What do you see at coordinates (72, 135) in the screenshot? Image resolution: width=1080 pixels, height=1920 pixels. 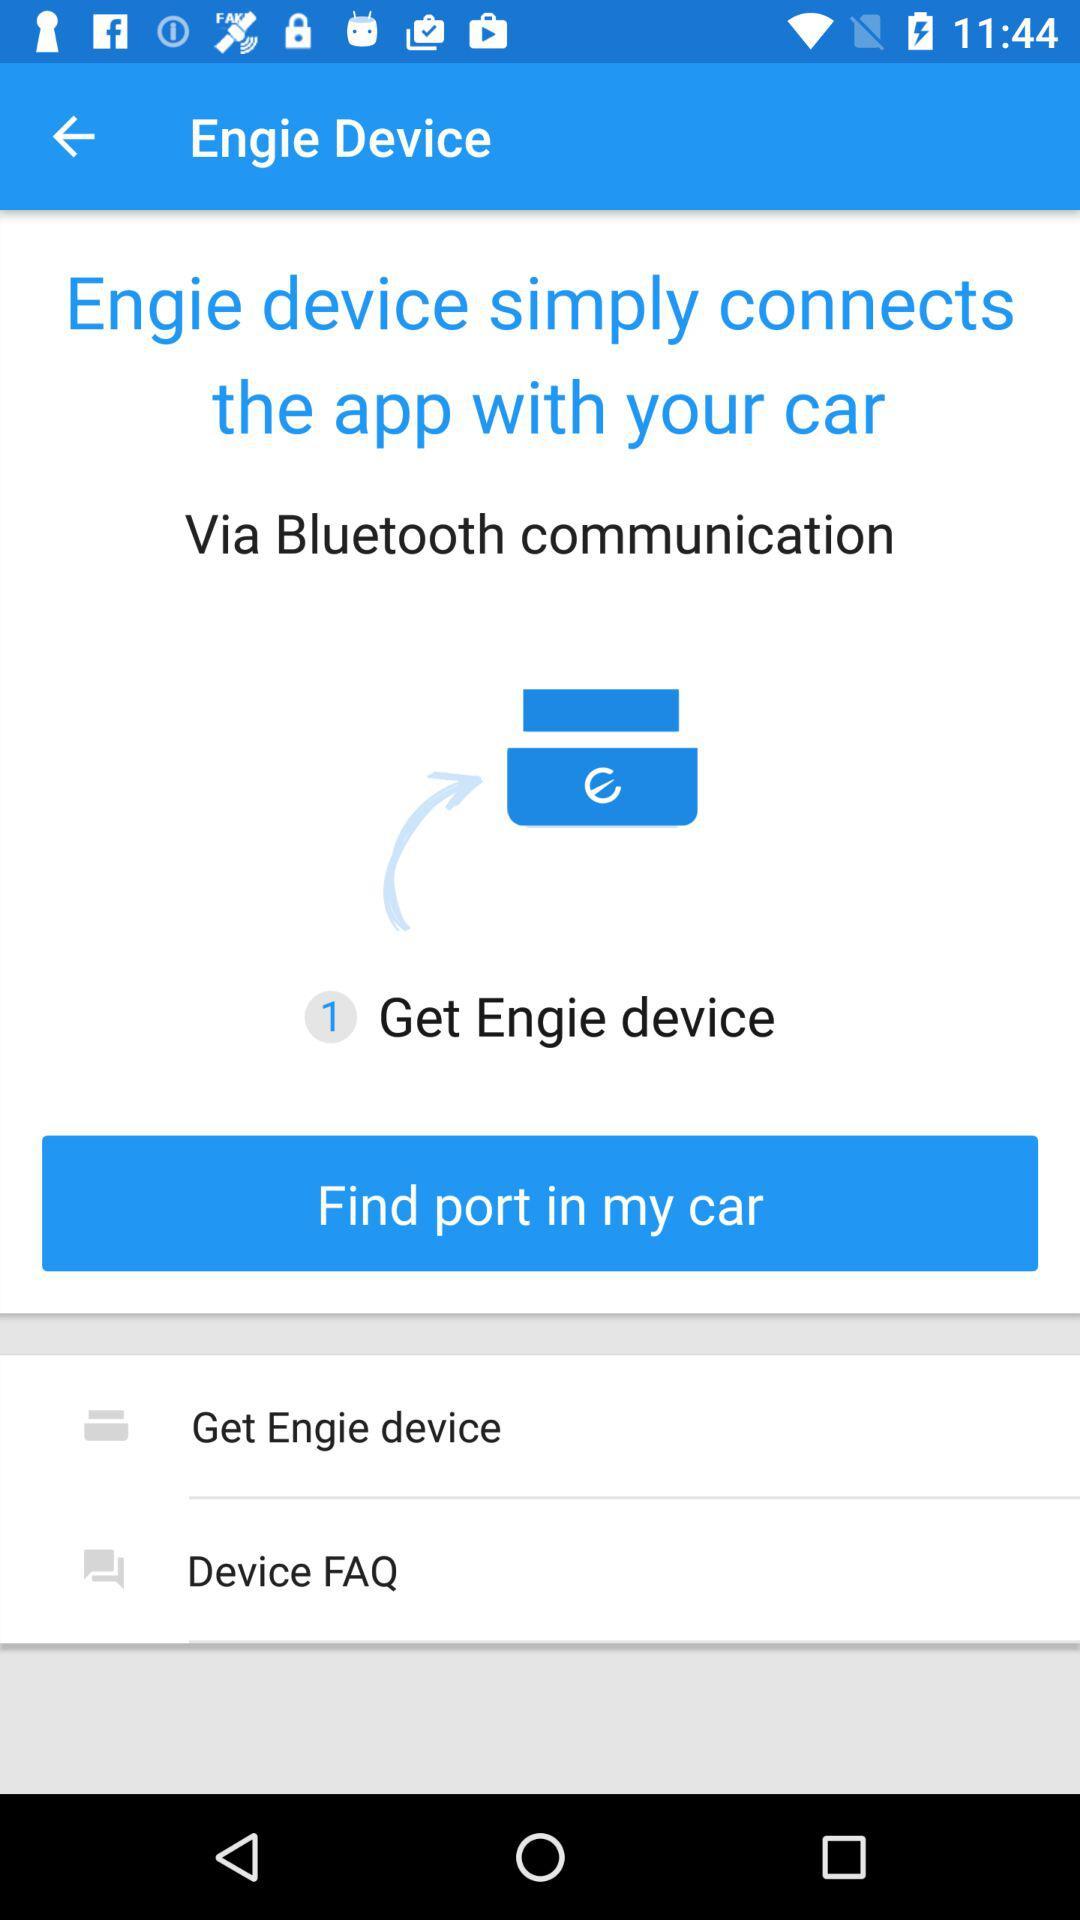 I see `the item next to the engie device icon` at bounding box center [72, 135].